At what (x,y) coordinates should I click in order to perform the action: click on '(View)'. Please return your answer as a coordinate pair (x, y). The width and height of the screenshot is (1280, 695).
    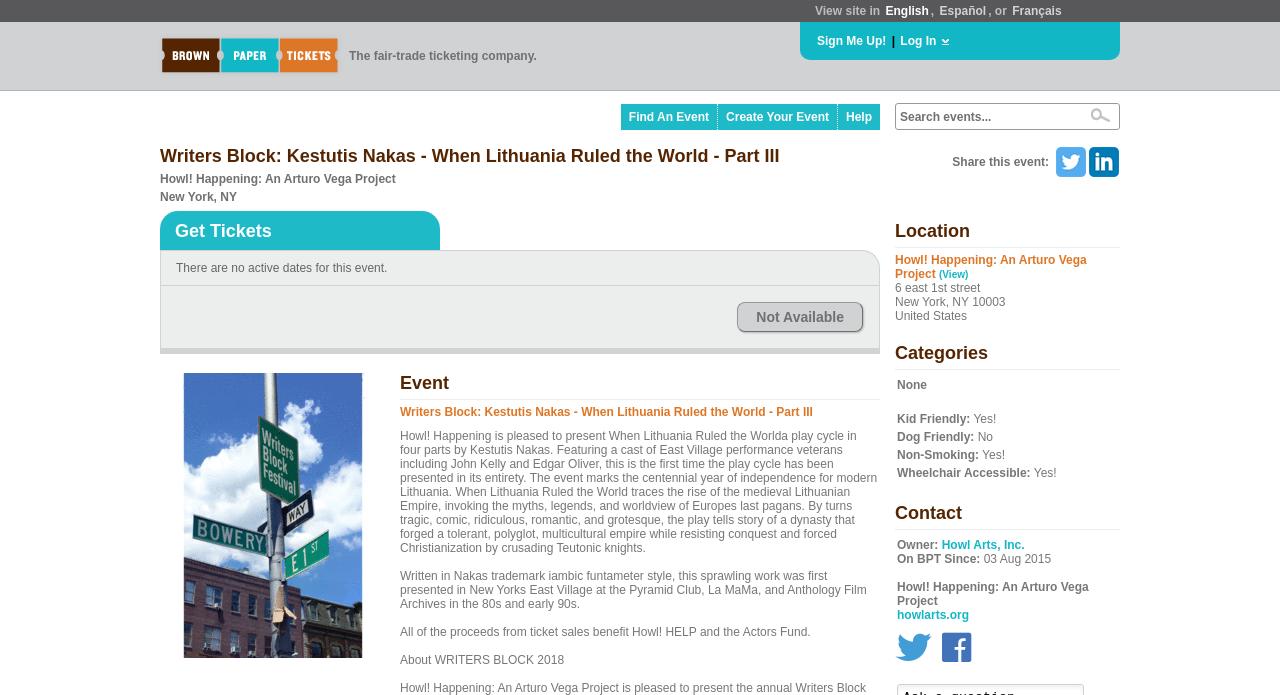
    Looking at the image, I should click on (952, 273).